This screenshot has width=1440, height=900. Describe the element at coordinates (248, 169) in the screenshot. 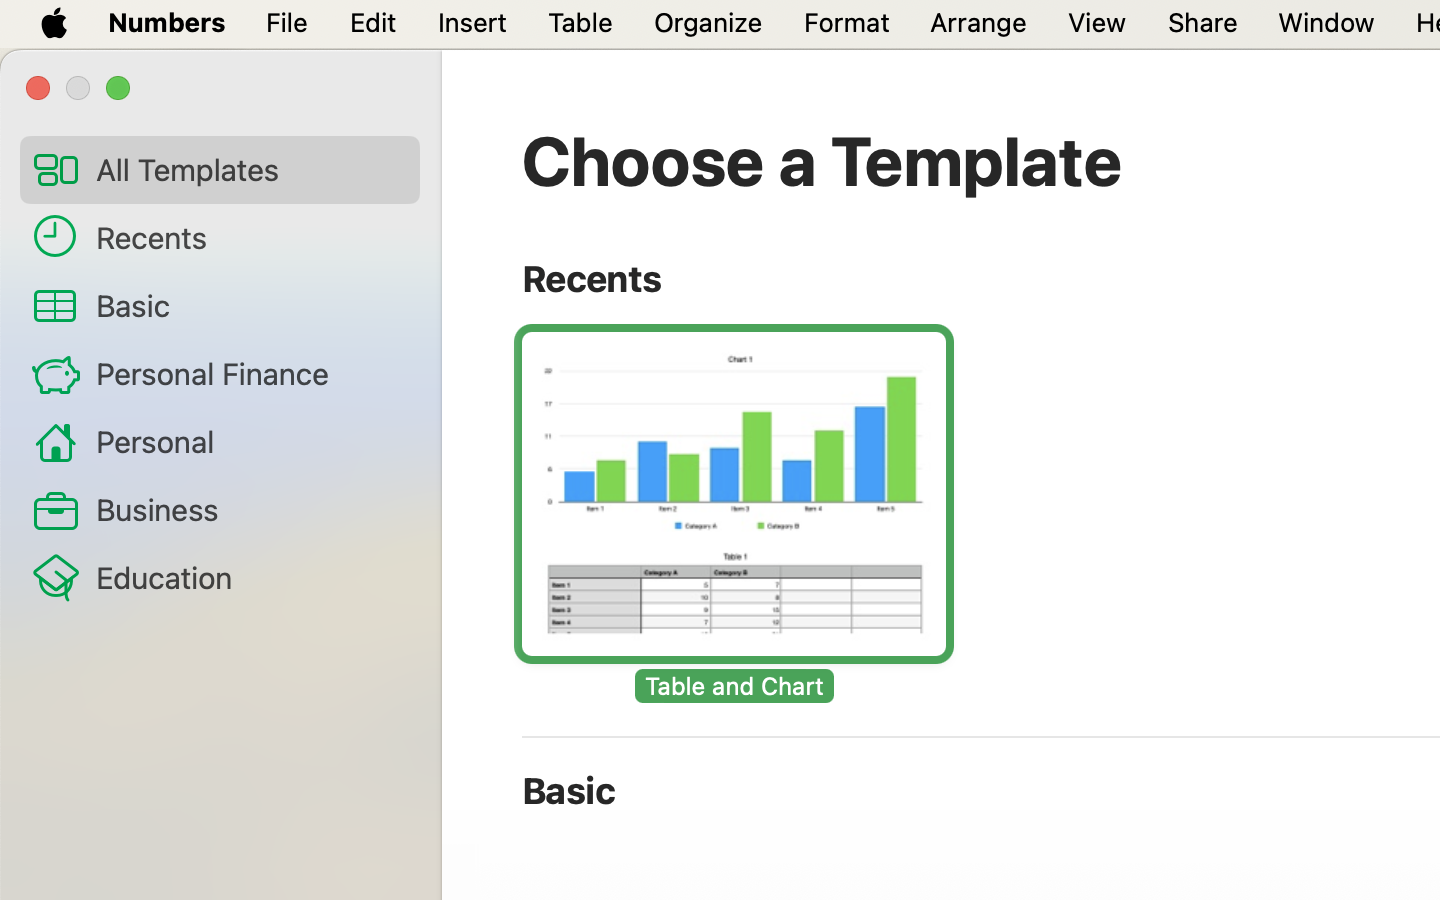

I see `'All Templates'` at that location.